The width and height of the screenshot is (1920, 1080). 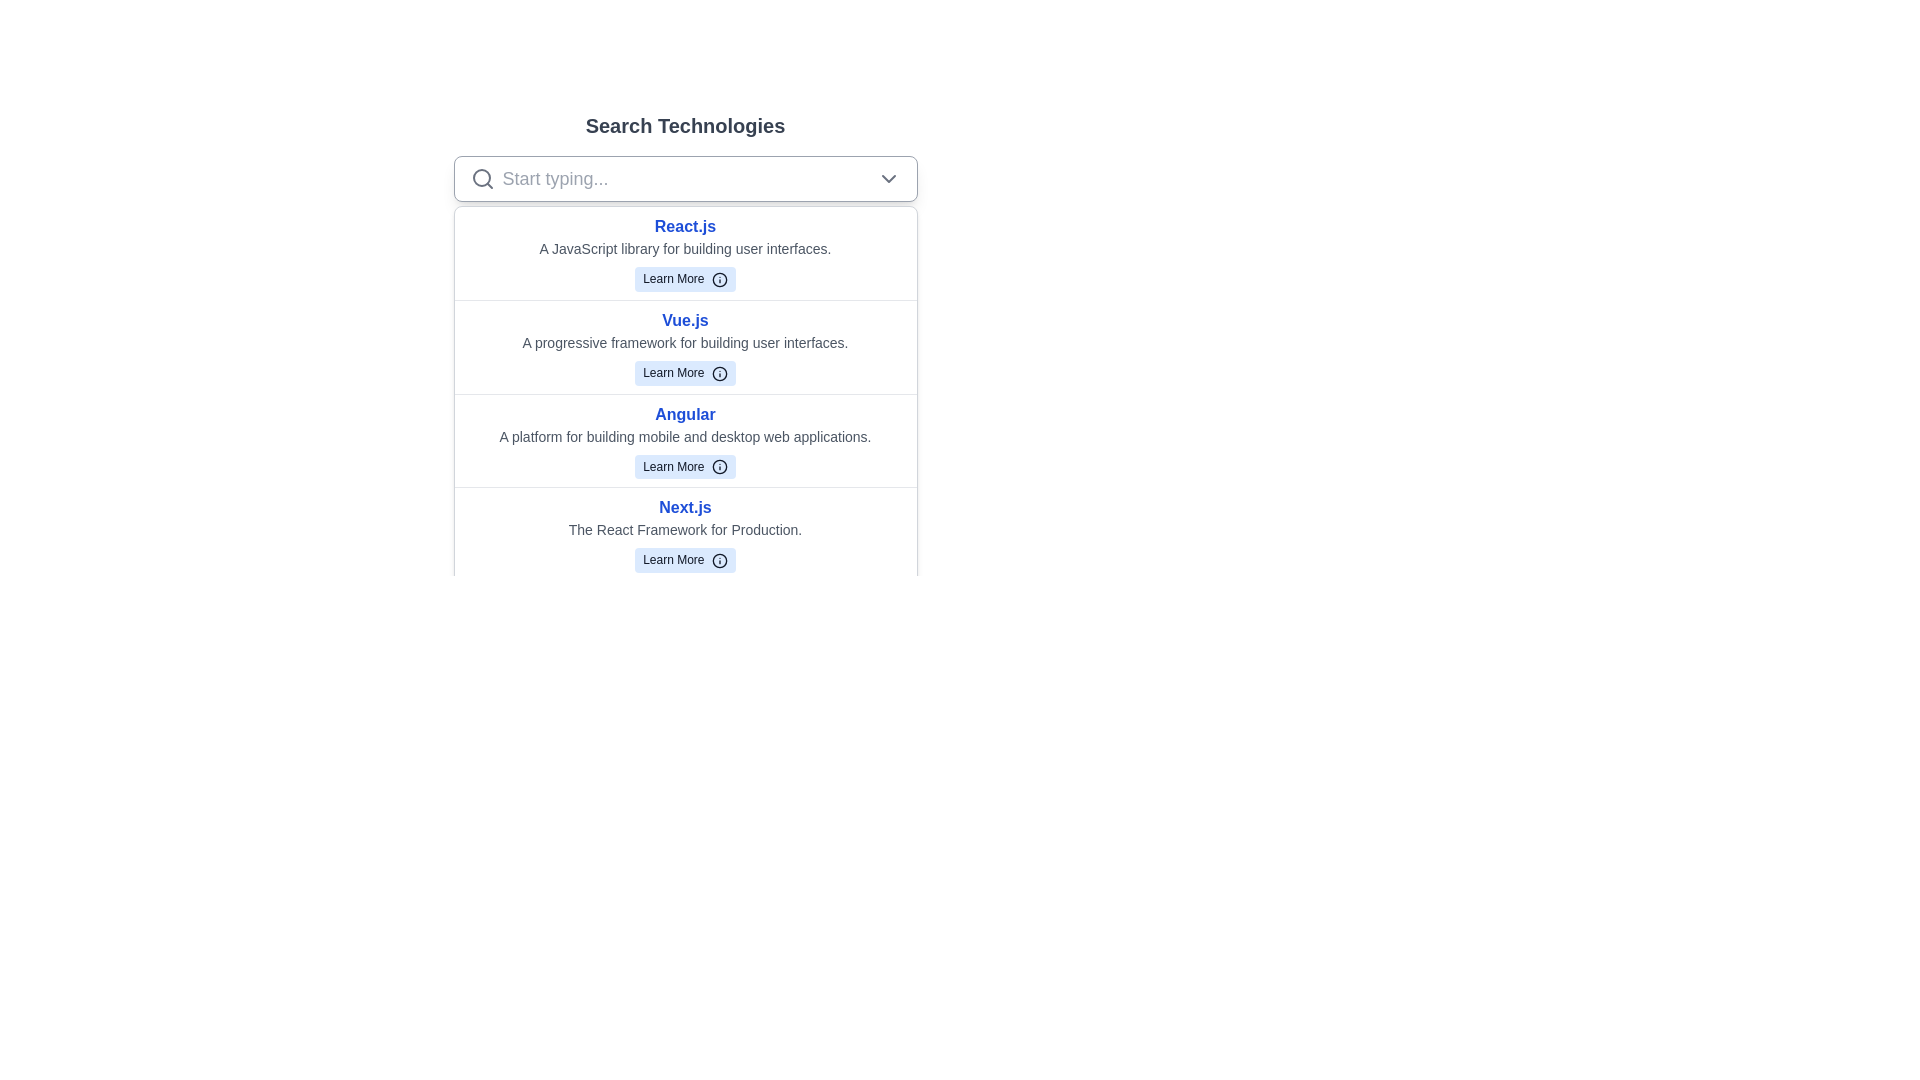 What do you see at coordinates (481, 176) in the screenshot?
I see `the circular part of the magnifying glass icon, which is located near the input field labeled 'Start typing...'` at bounding box center [481, 176].